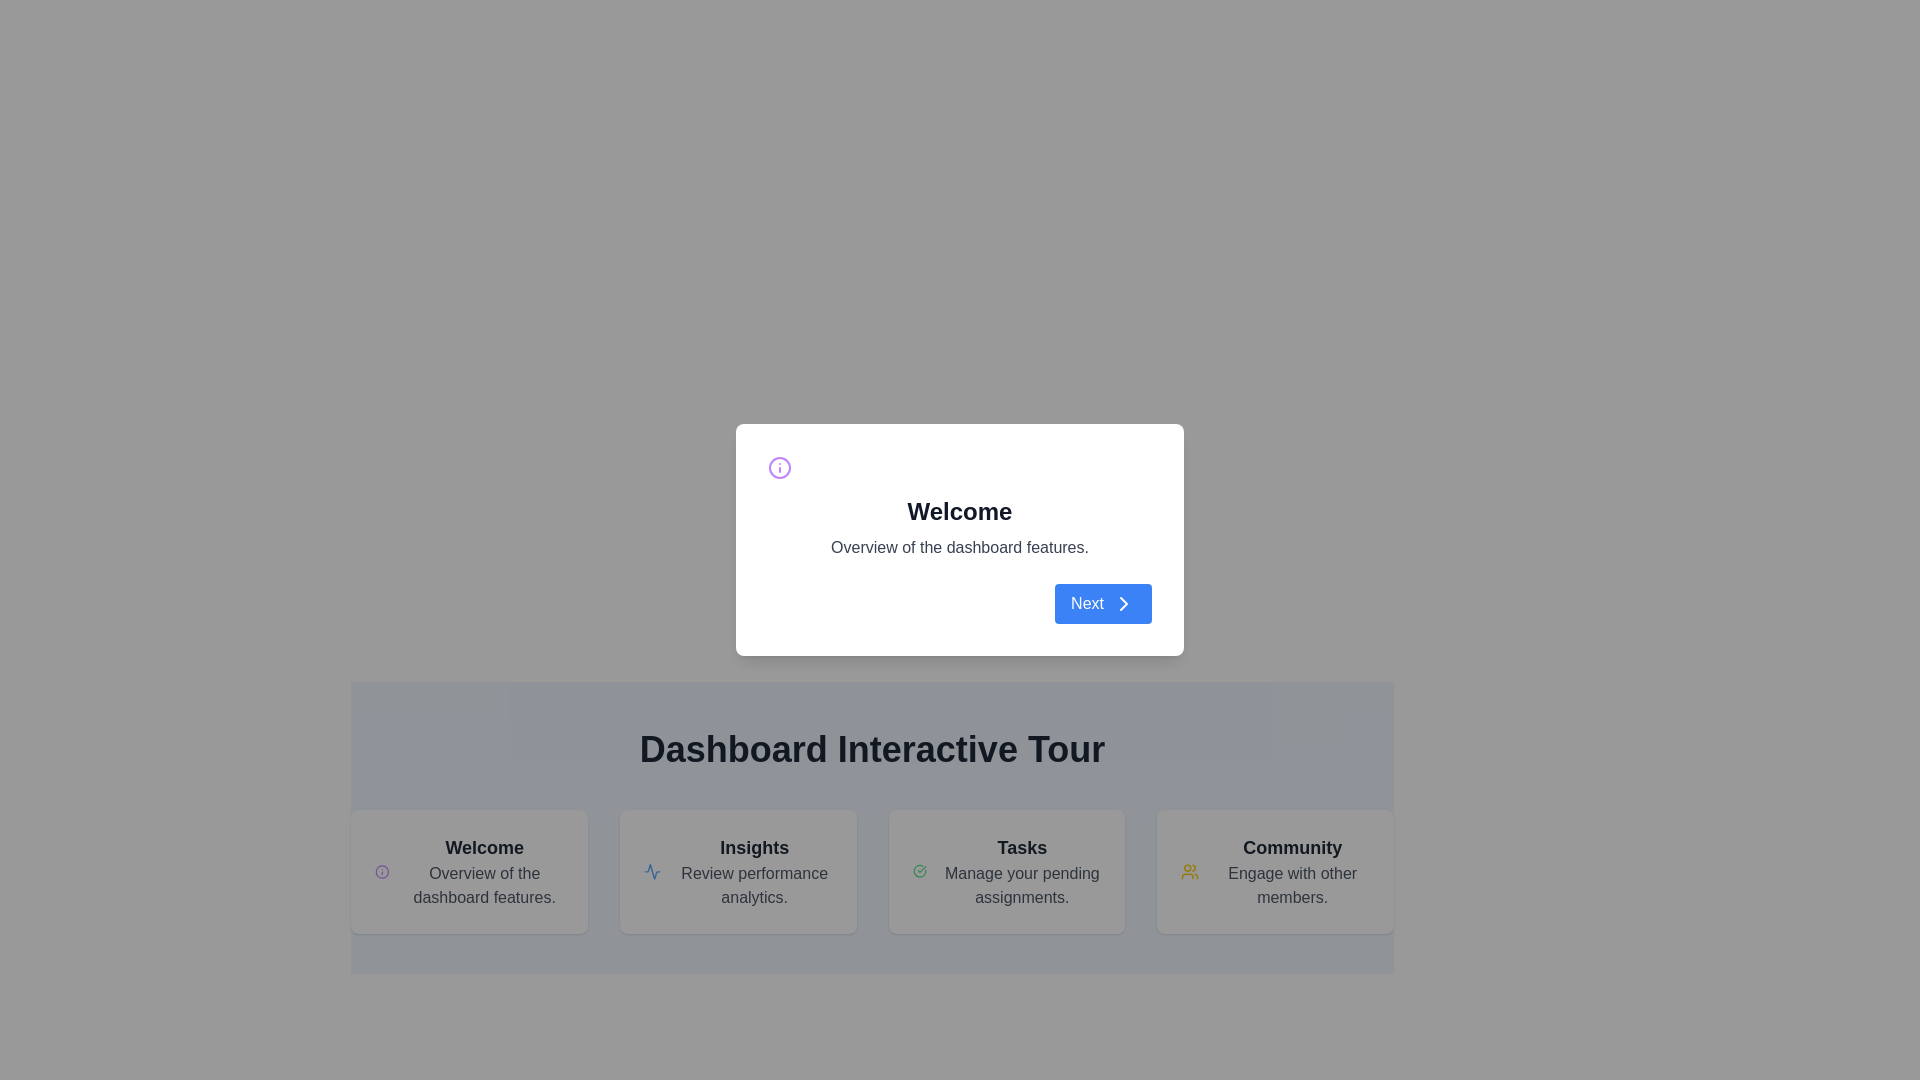 The image size is (1920, 1080). What do you see at coordinates (872, 749) in the screenshot?
I see `the centered heading text labeled 'Dashboard Interactive Tour' which is prominently displayed in bold and large dark gray font, located above the grouped content sections in the upper section of the interface` at bounding box center [872, 749].